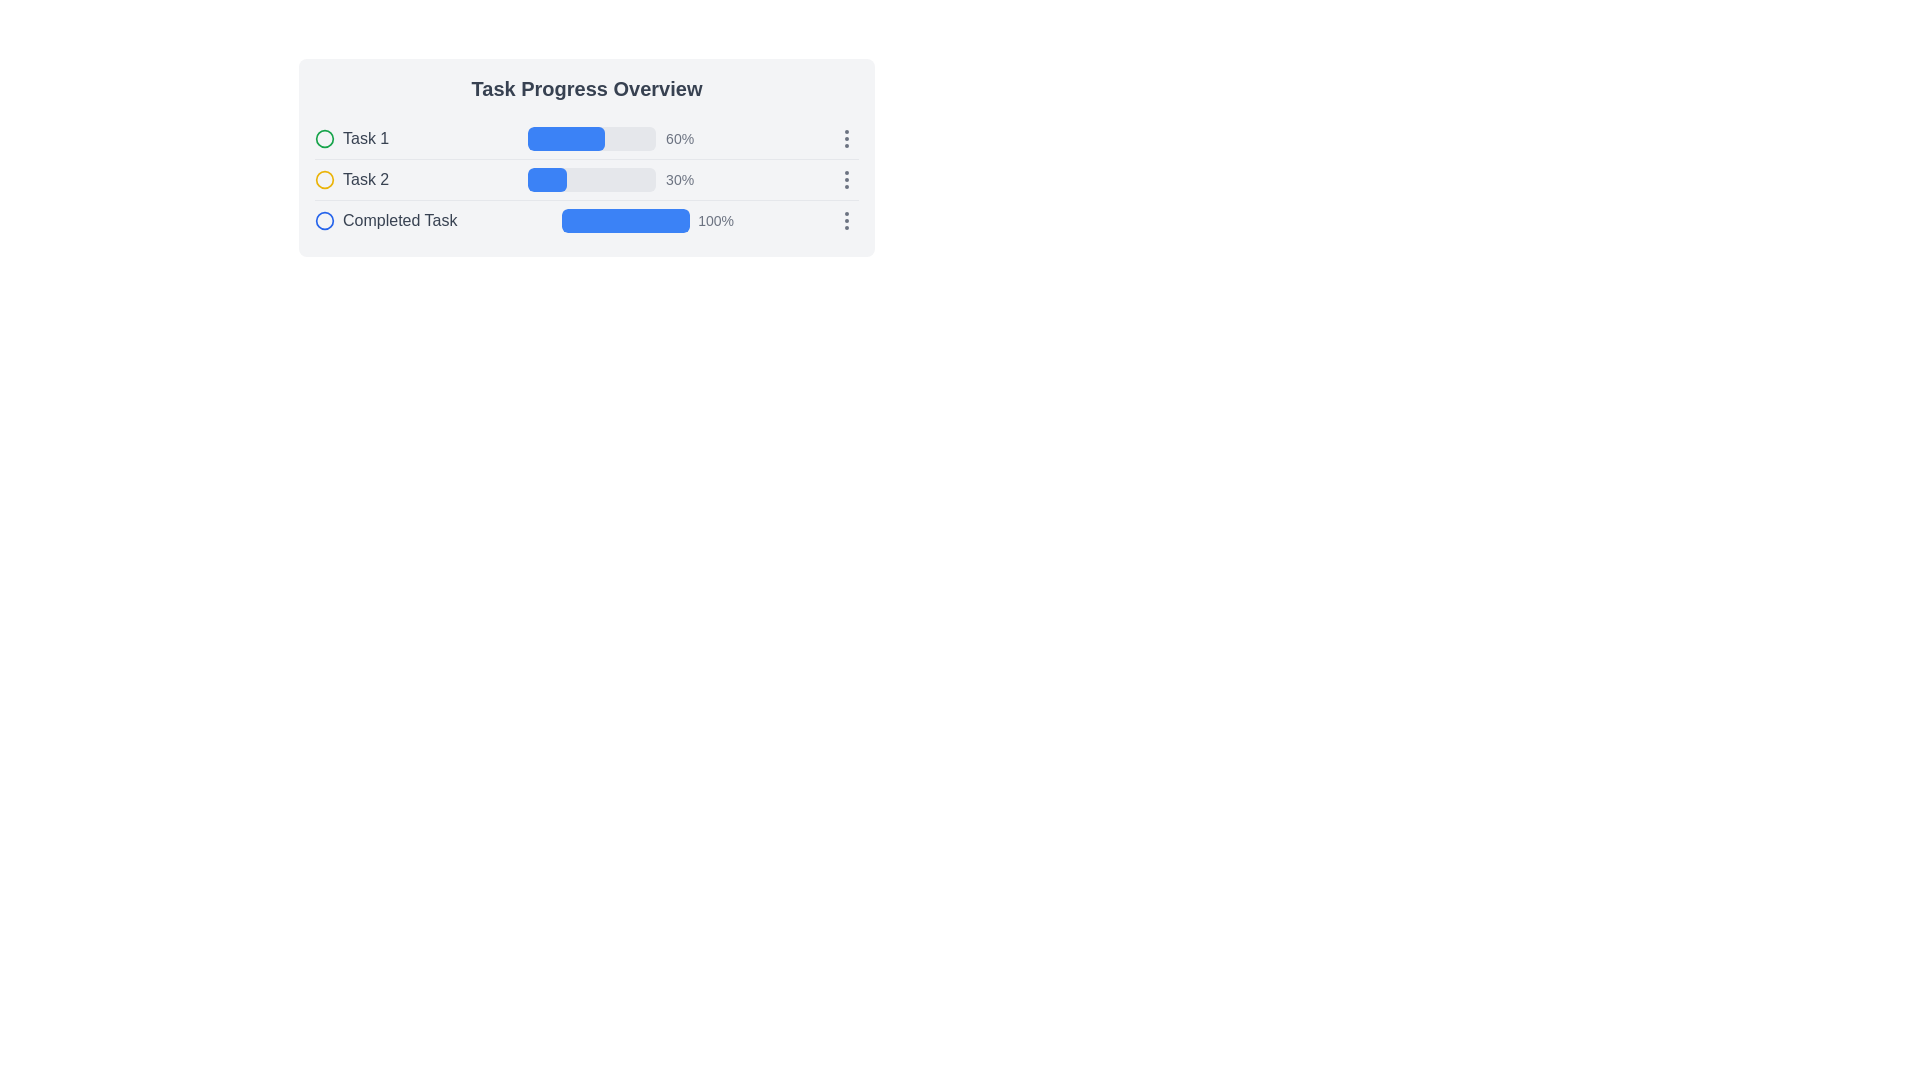 The height and width of the screenshot is (1080, 1920). What do you see at coordinates (585, 220) in the screenshot?
I see `the third Progress Tracker labeled 'Completed Task' which shows a completion status of 100% in the 'Task Progress Overview' section` at bounding box center [585, 220].